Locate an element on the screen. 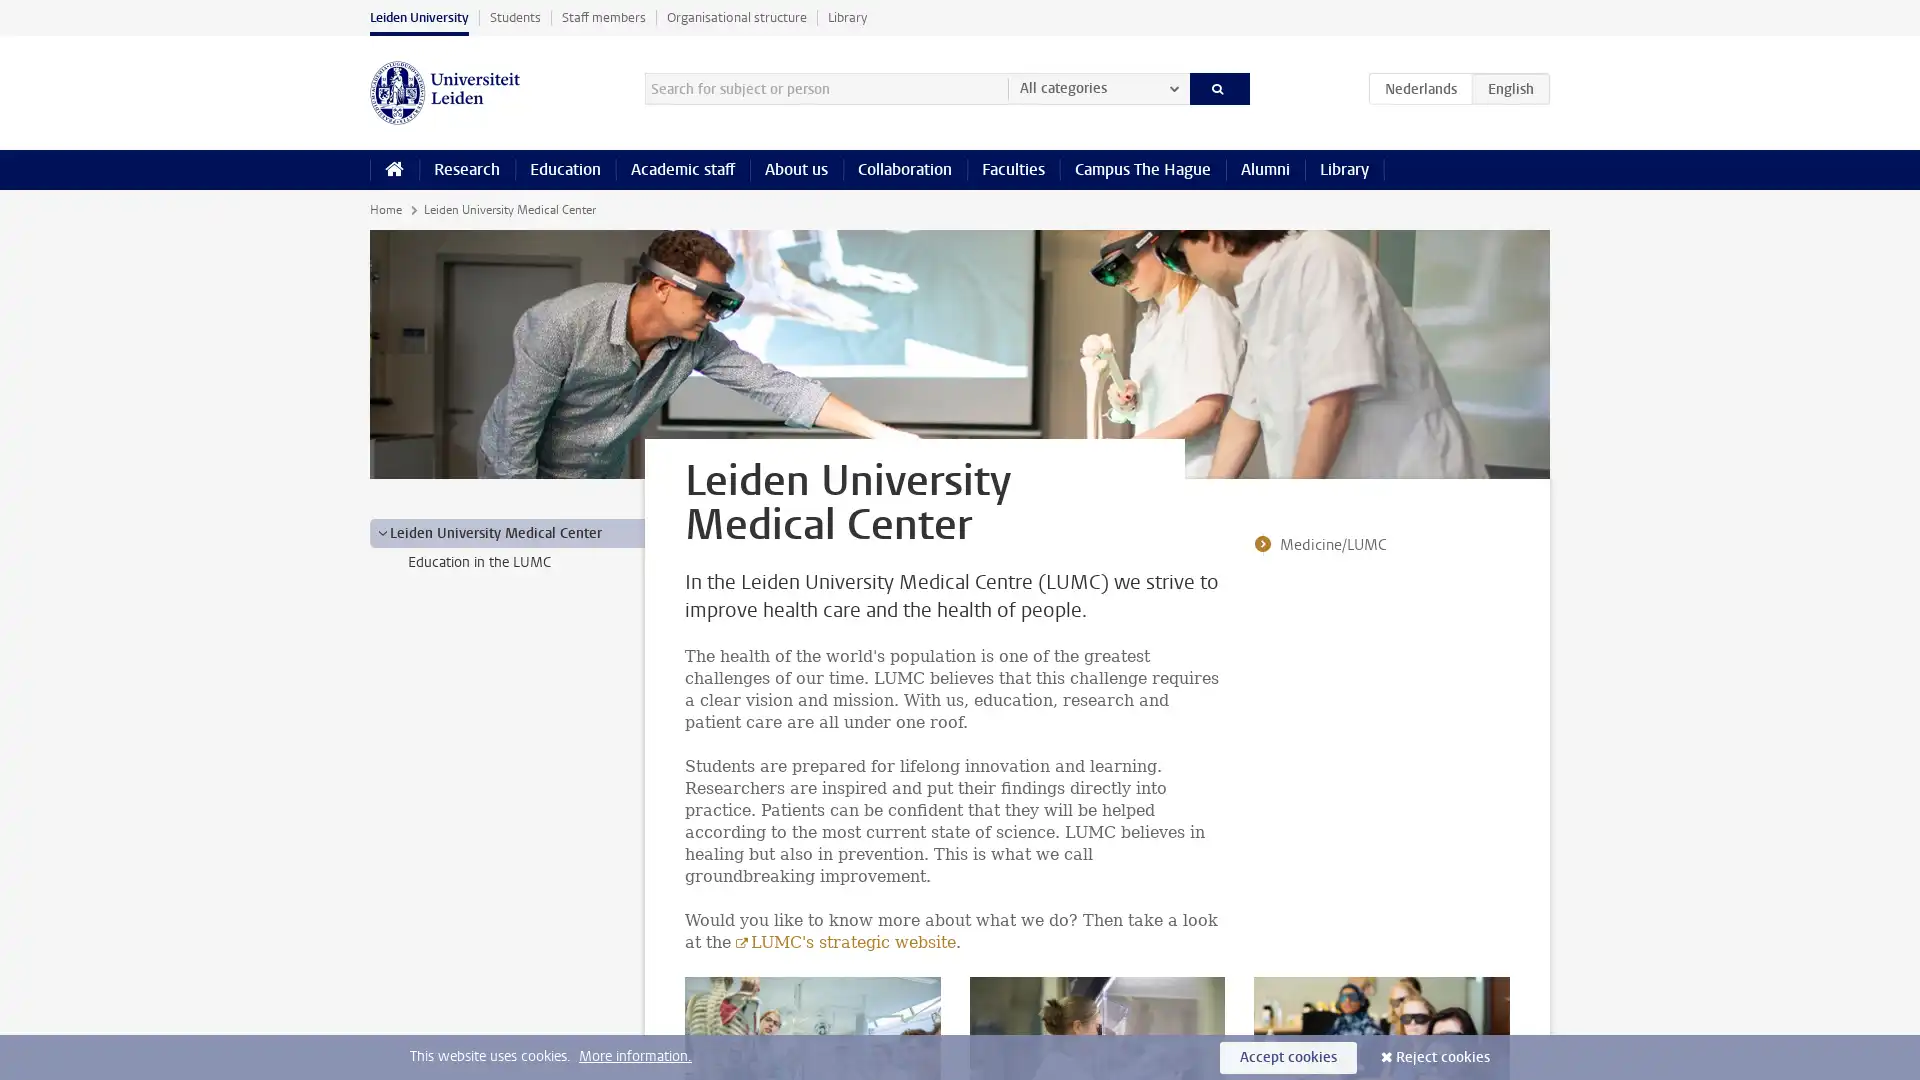  Reject cookies is located at coordinates (1443, 1056).